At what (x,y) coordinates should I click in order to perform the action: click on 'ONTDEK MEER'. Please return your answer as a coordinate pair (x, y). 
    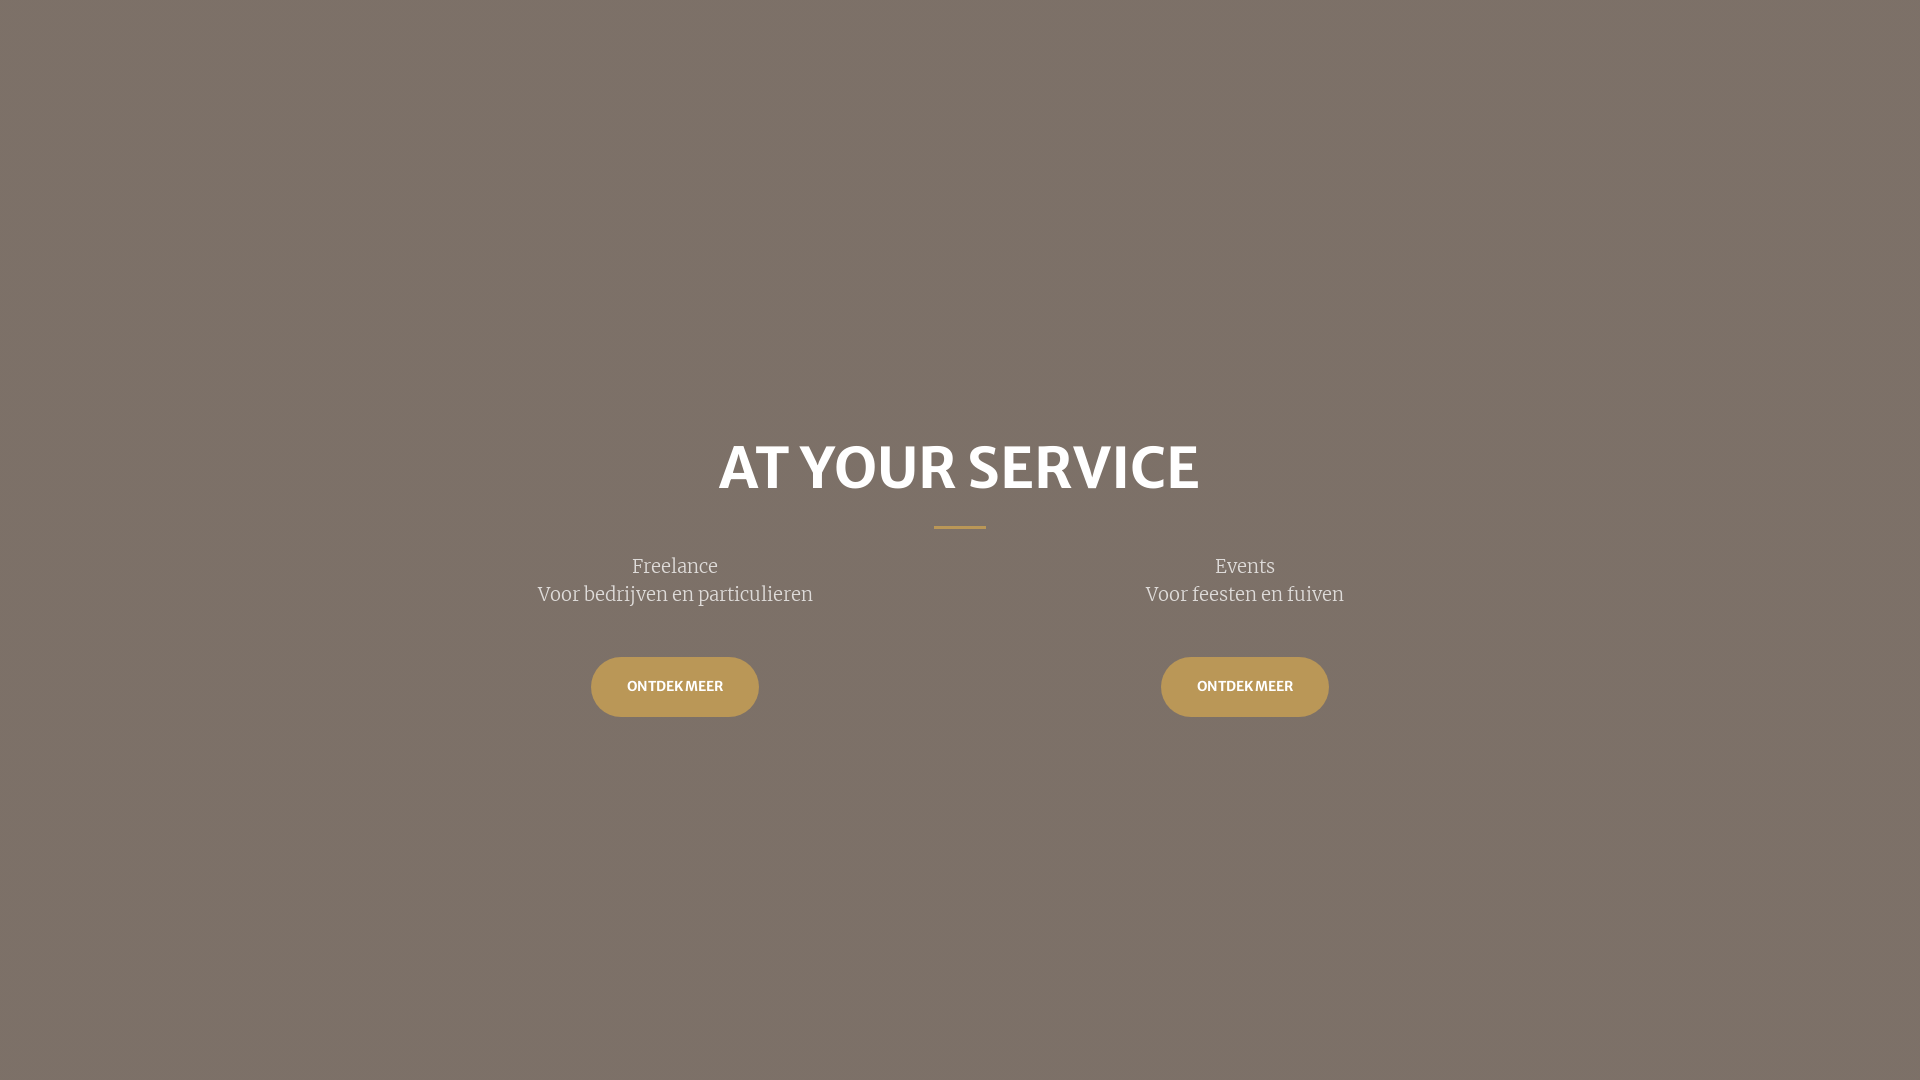
    Looking at the image, I should click on (675, 685).